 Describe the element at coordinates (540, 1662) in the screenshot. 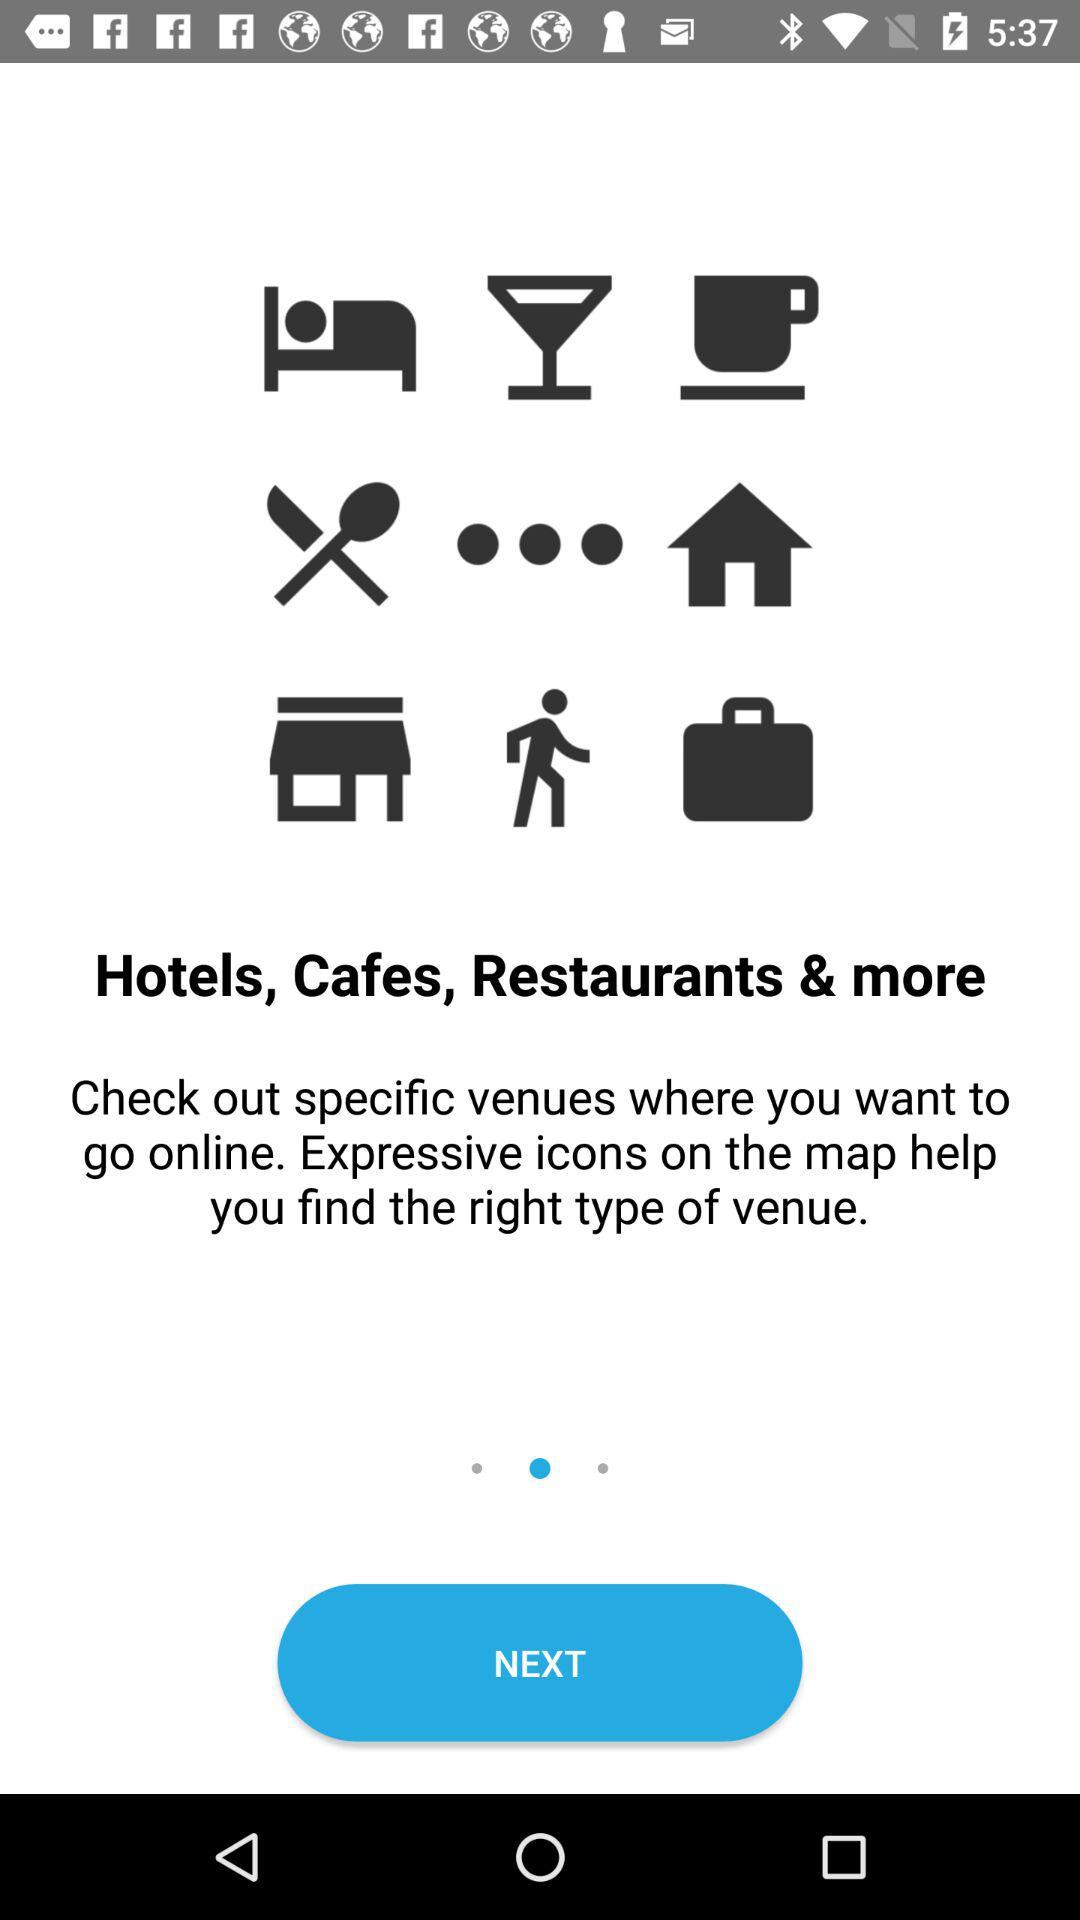

I see `next icon` at that location.